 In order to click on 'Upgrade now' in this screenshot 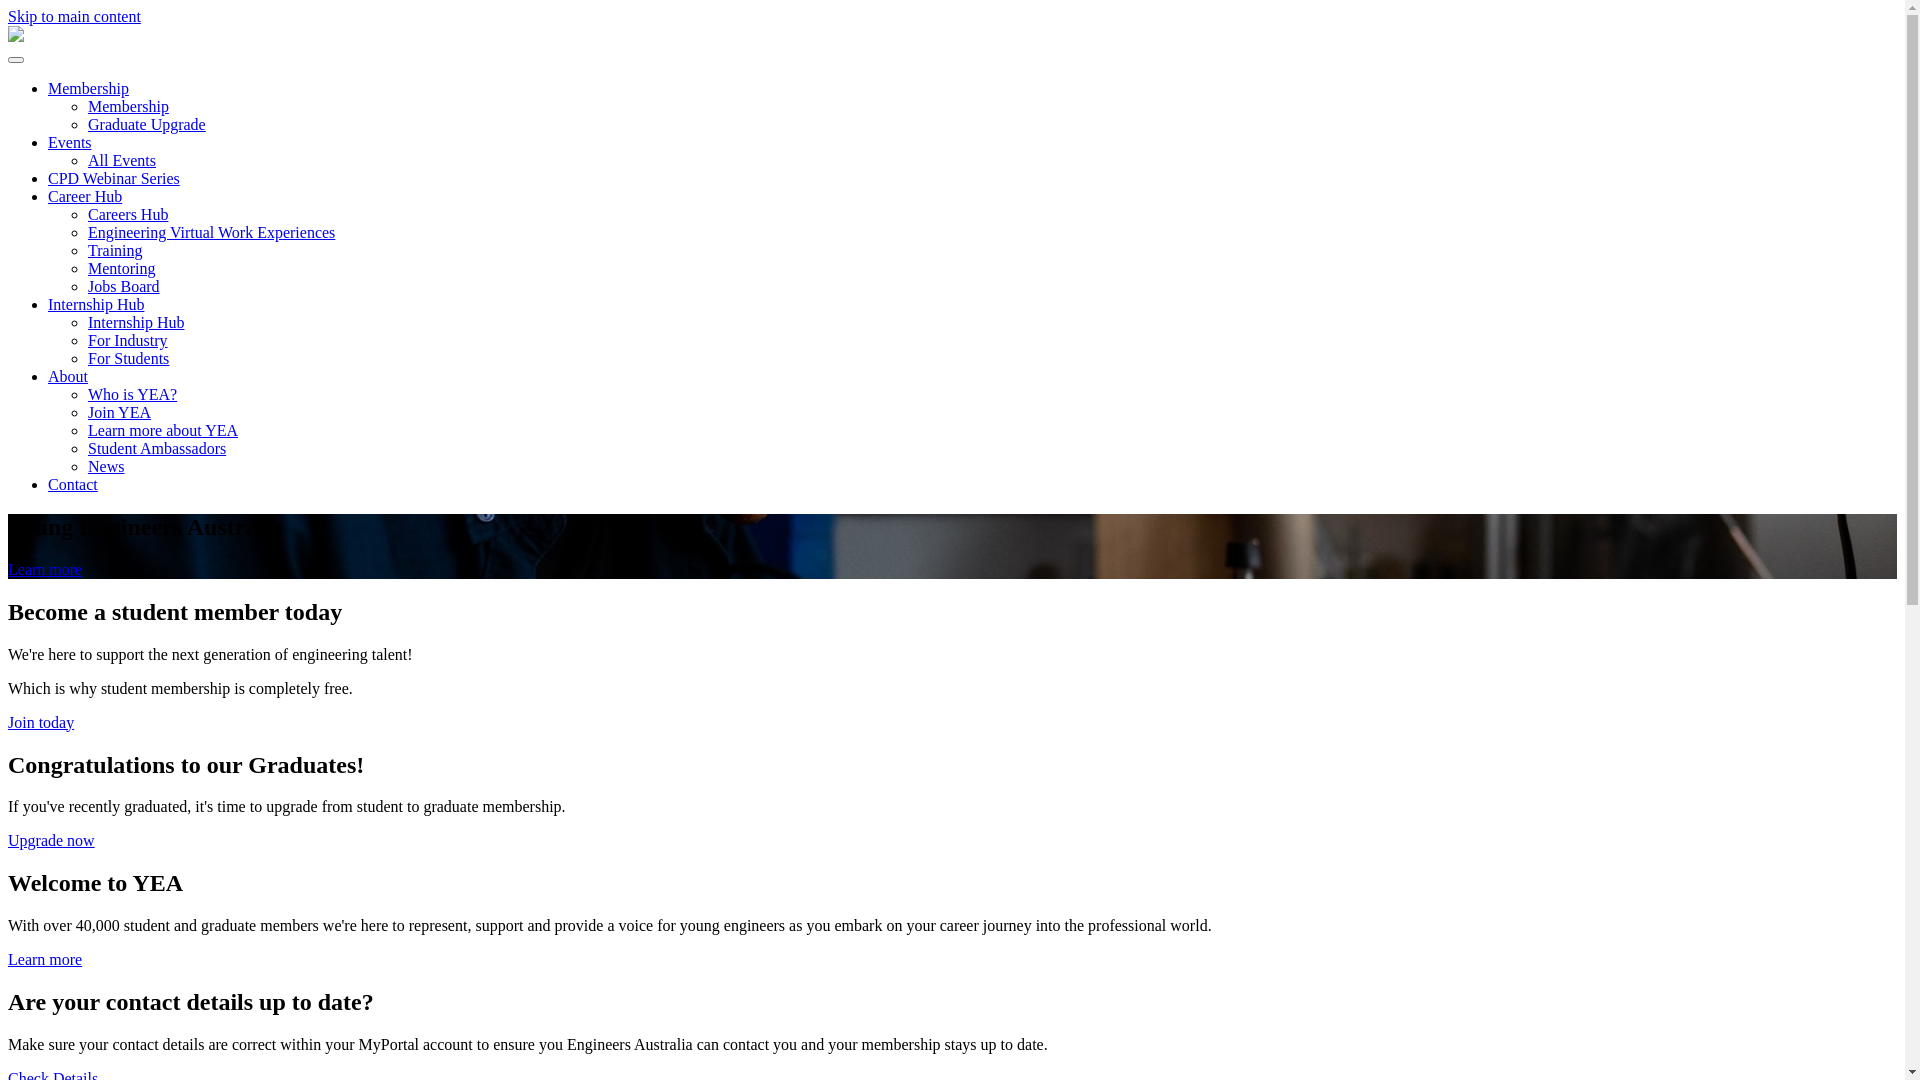, I will do `click(51, 840)`.